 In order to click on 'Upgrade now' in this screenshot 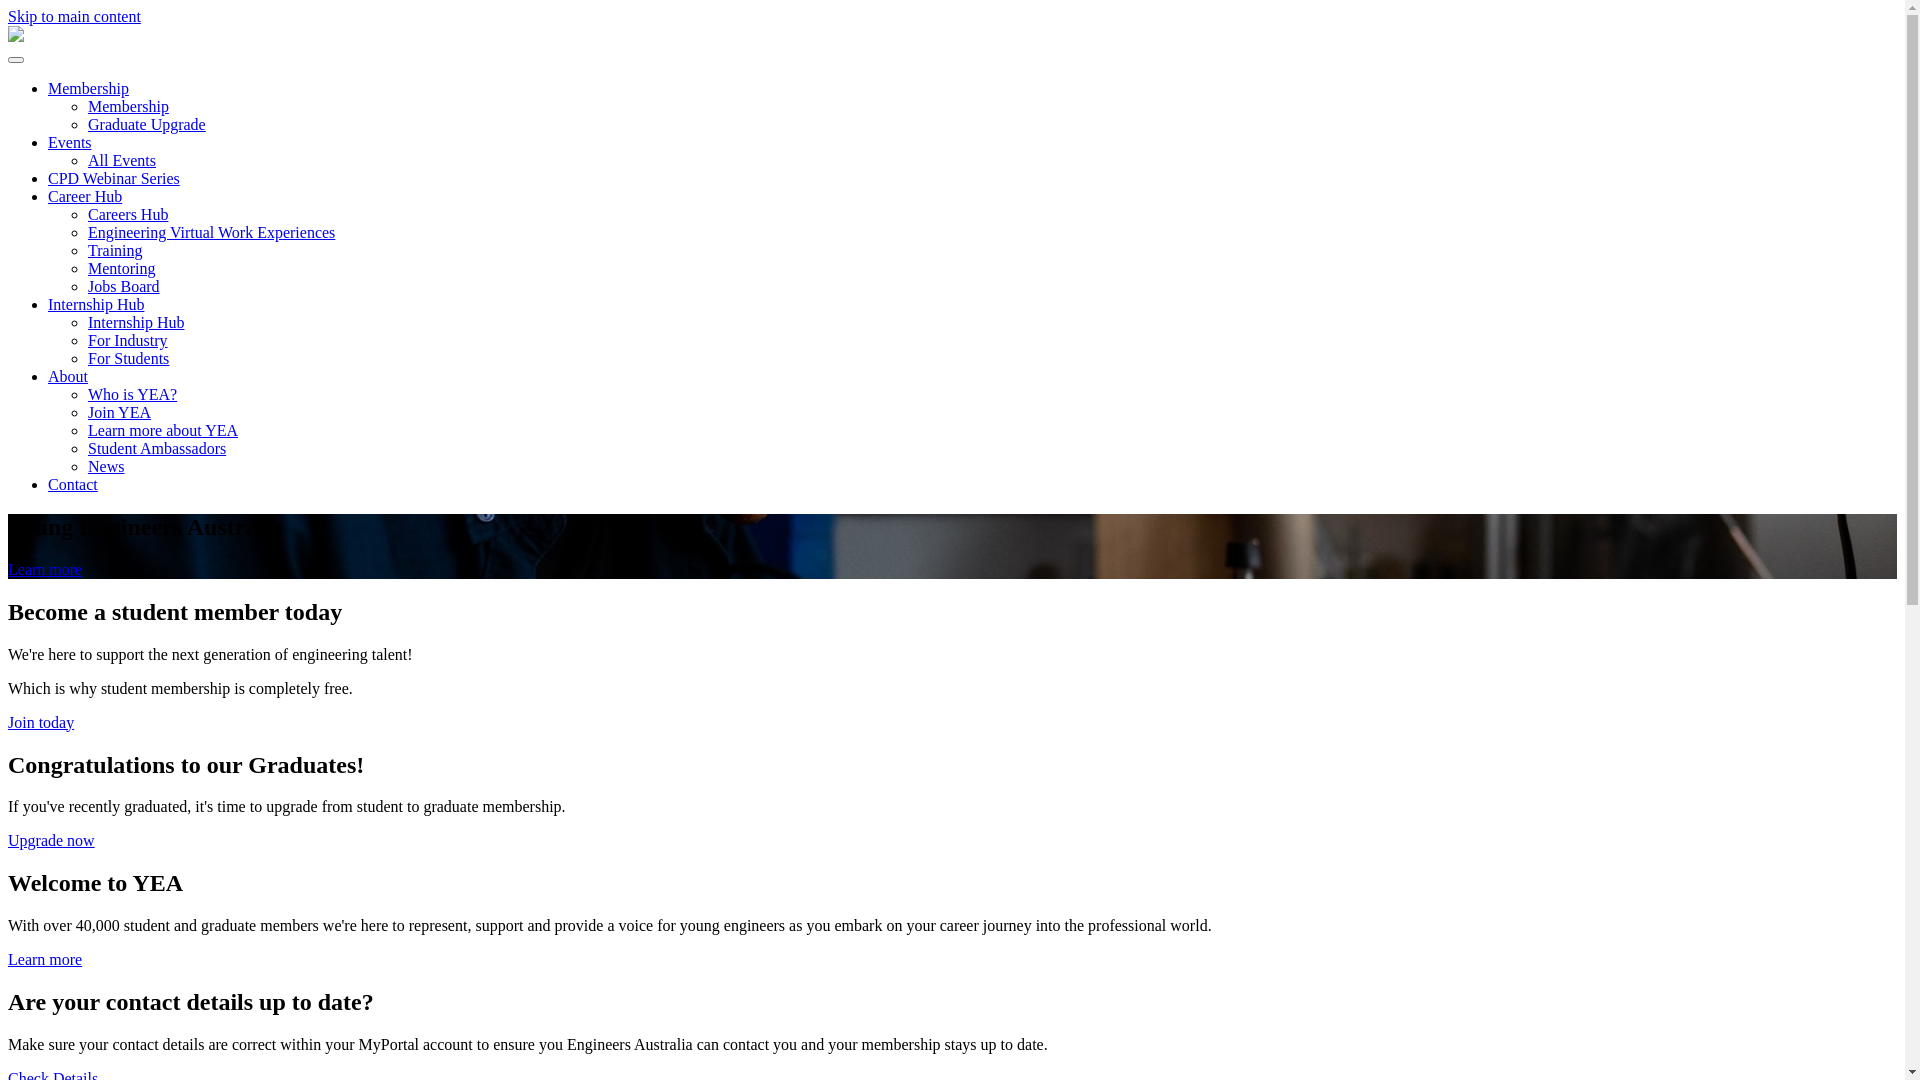, I will do `click(51, 840)`.